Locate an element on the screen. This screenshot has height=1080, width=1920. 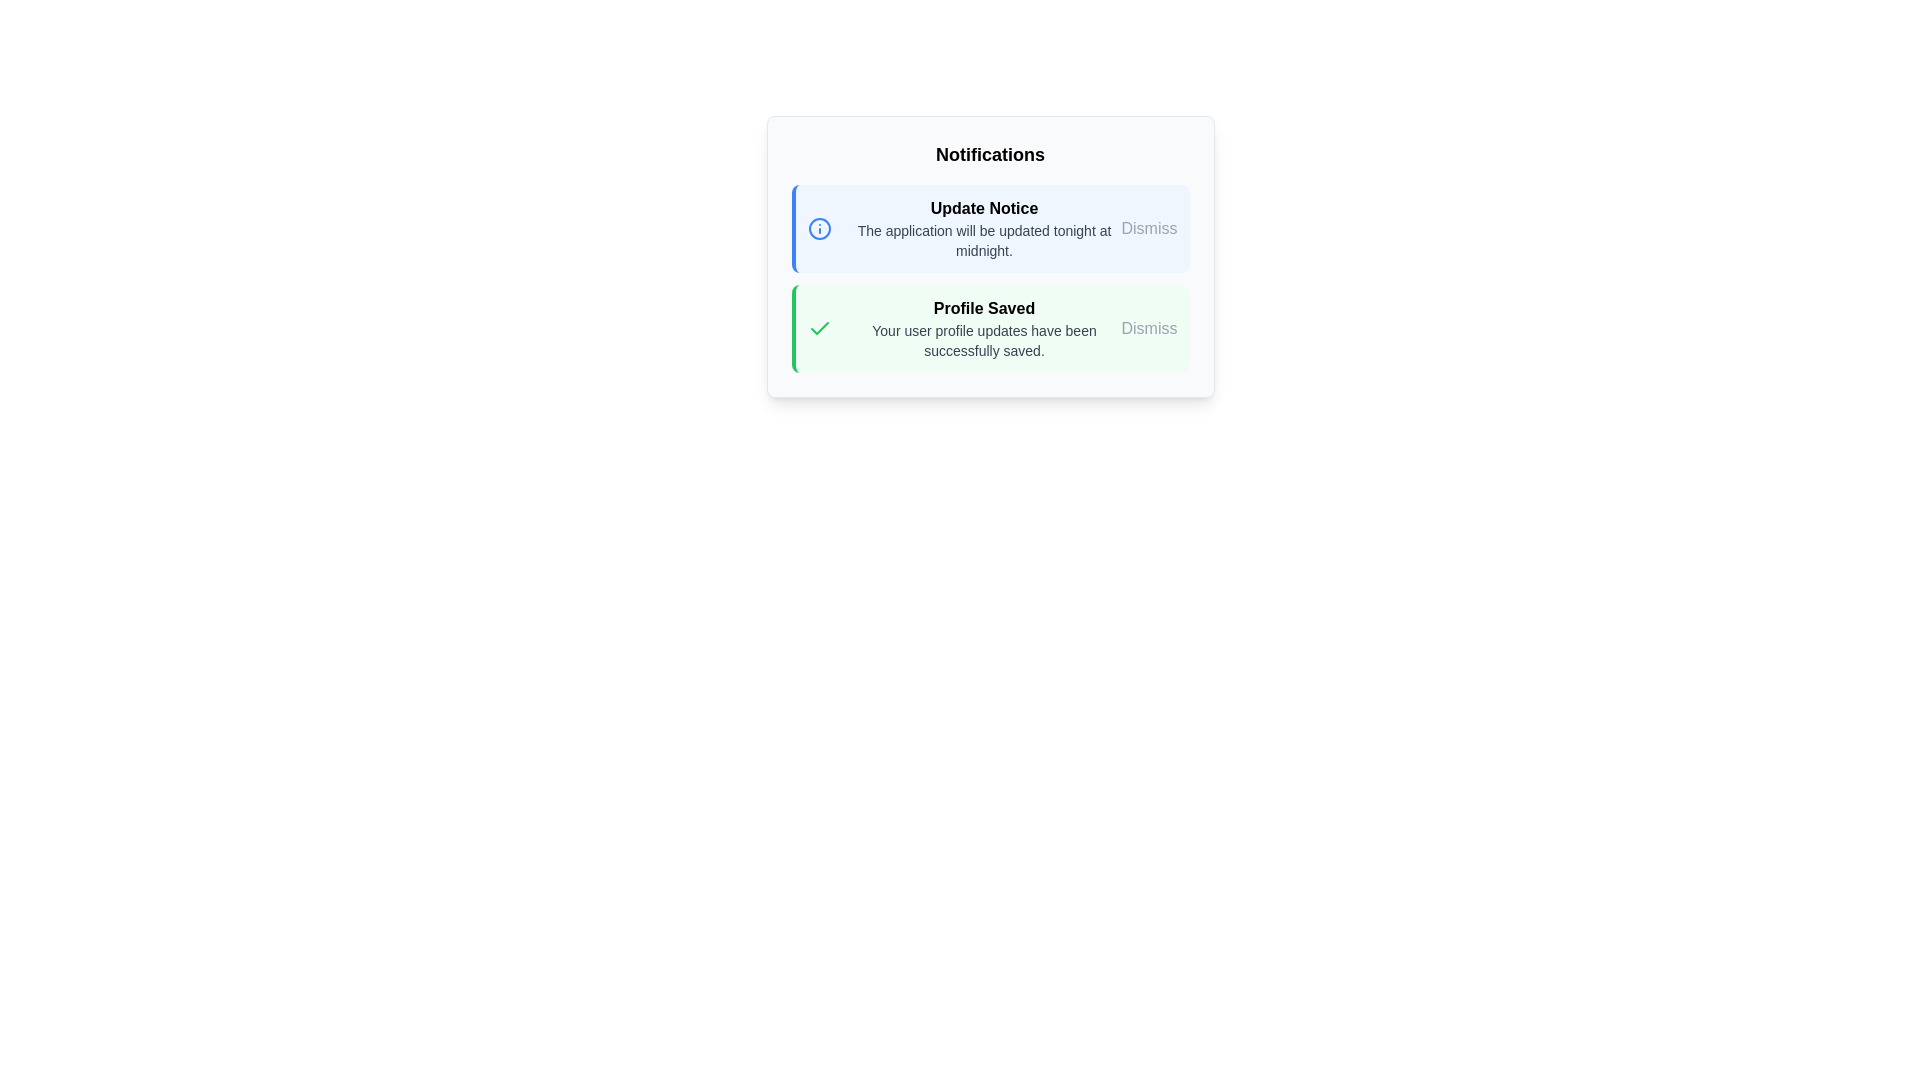
text displayed in the single-line message text label that says 'The application will be updated tonight at midnight.' located just below the 'Update Notice' heading is located at coordinates (984, 239).